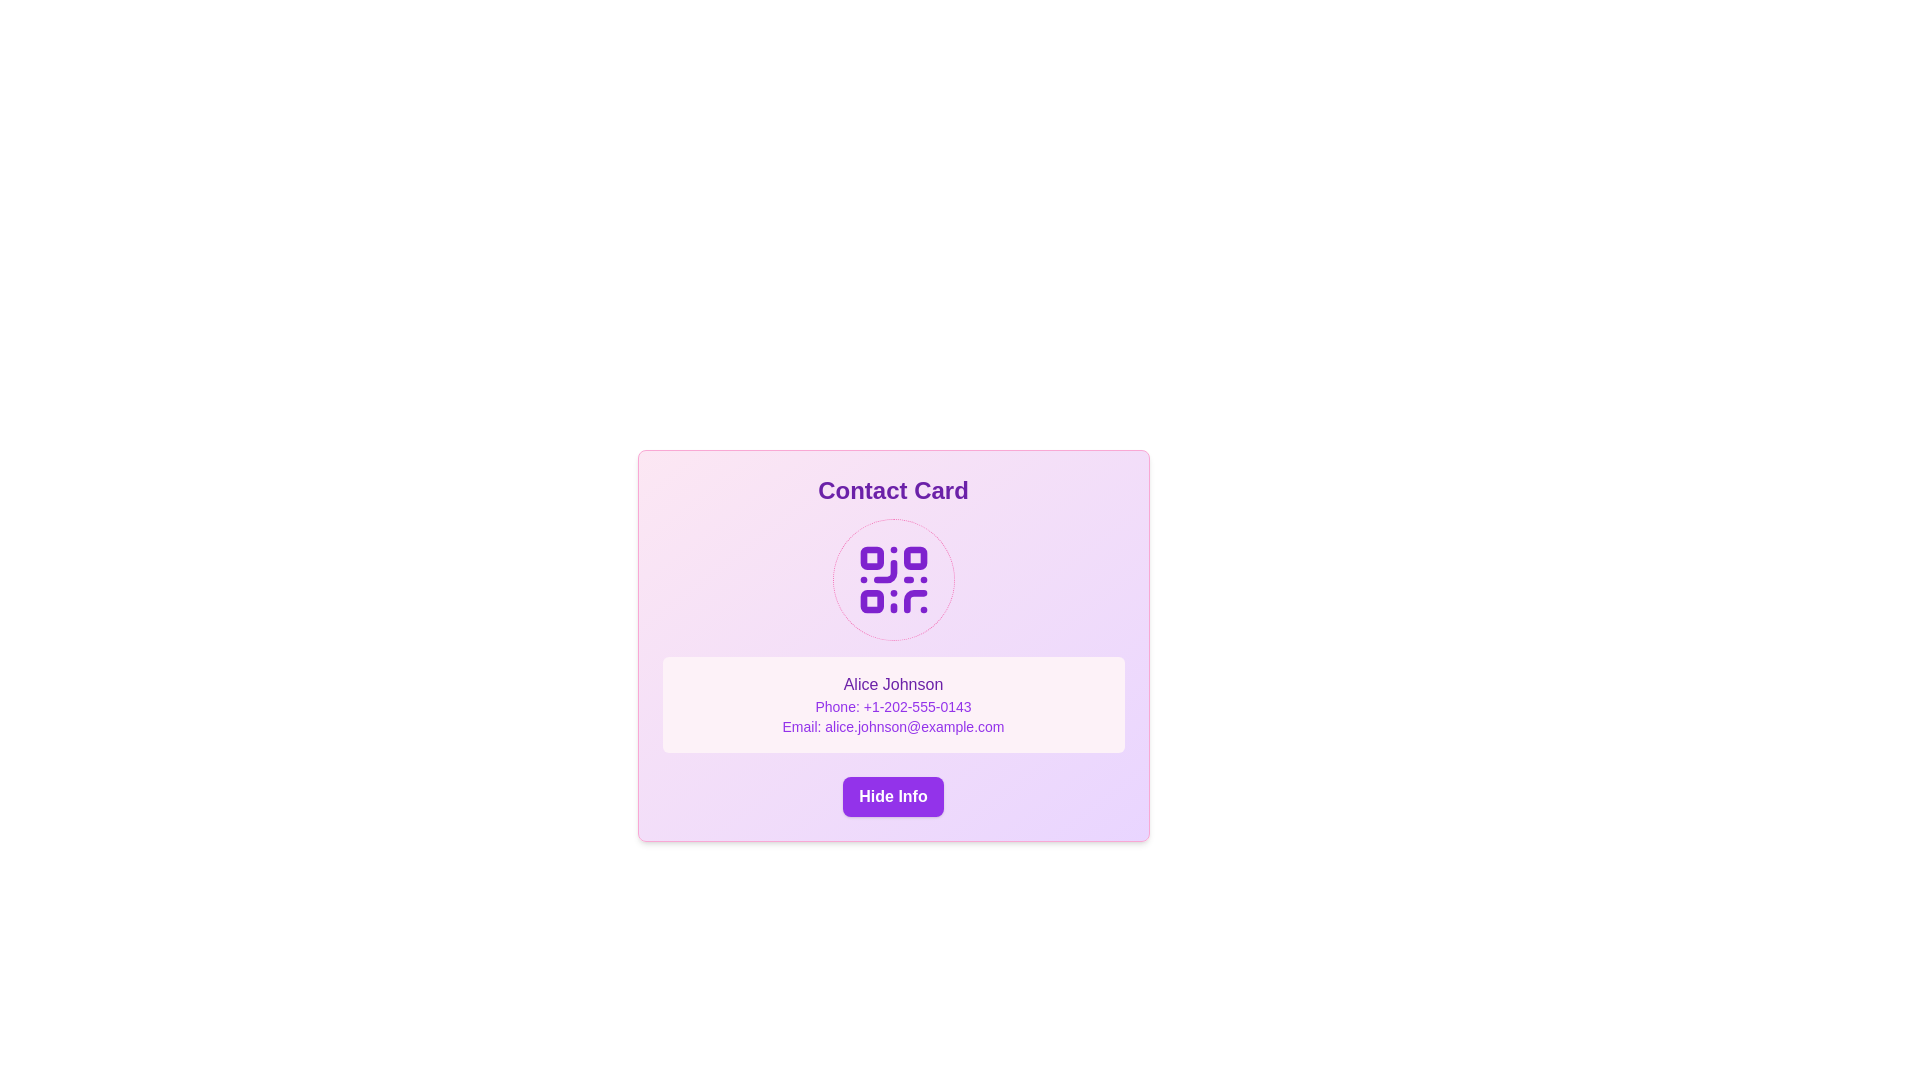 Image resolution: width=1920 pixels, height=1080 pixels. I want to click on the button that toggles the visibility of the contact details for keyboard accessibility, so click(892, 796).